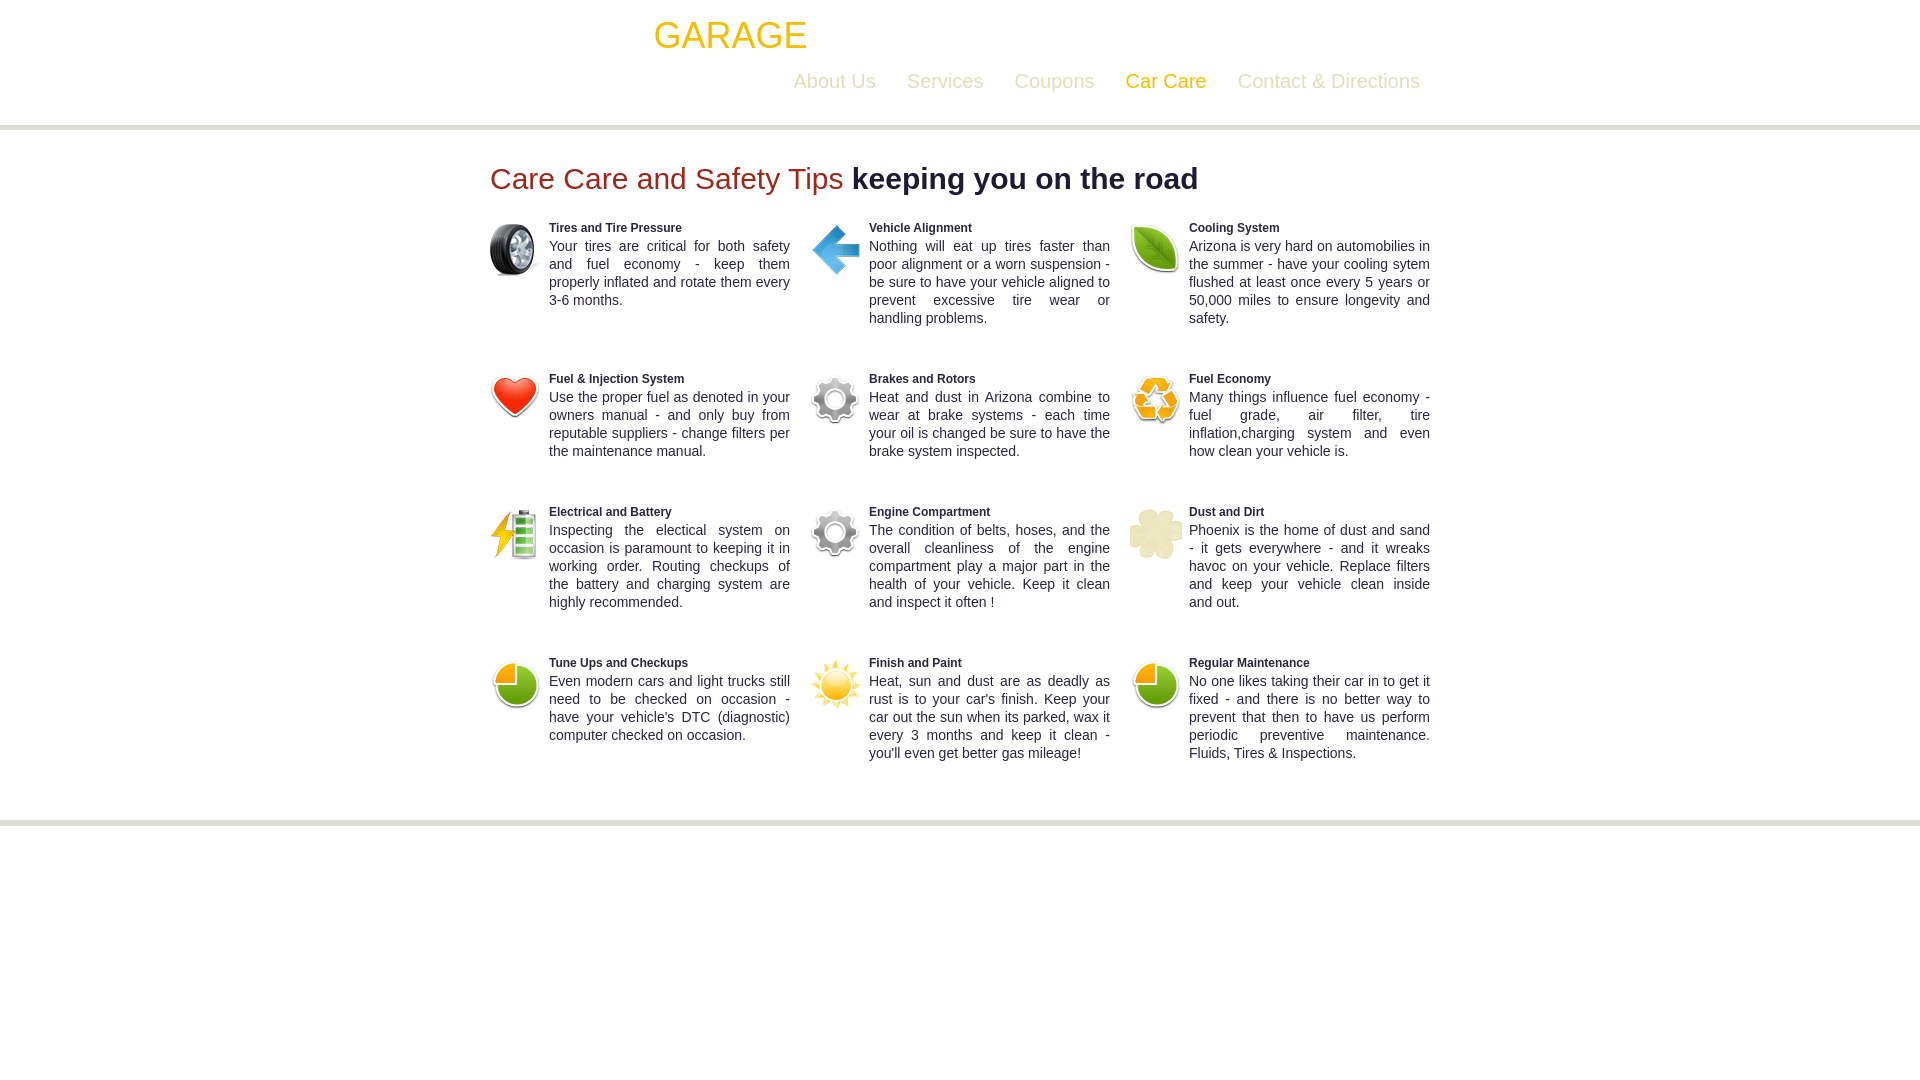  Describe the element at coordinates (906, 80) in the screenshot. I see `'Services'` at that location.